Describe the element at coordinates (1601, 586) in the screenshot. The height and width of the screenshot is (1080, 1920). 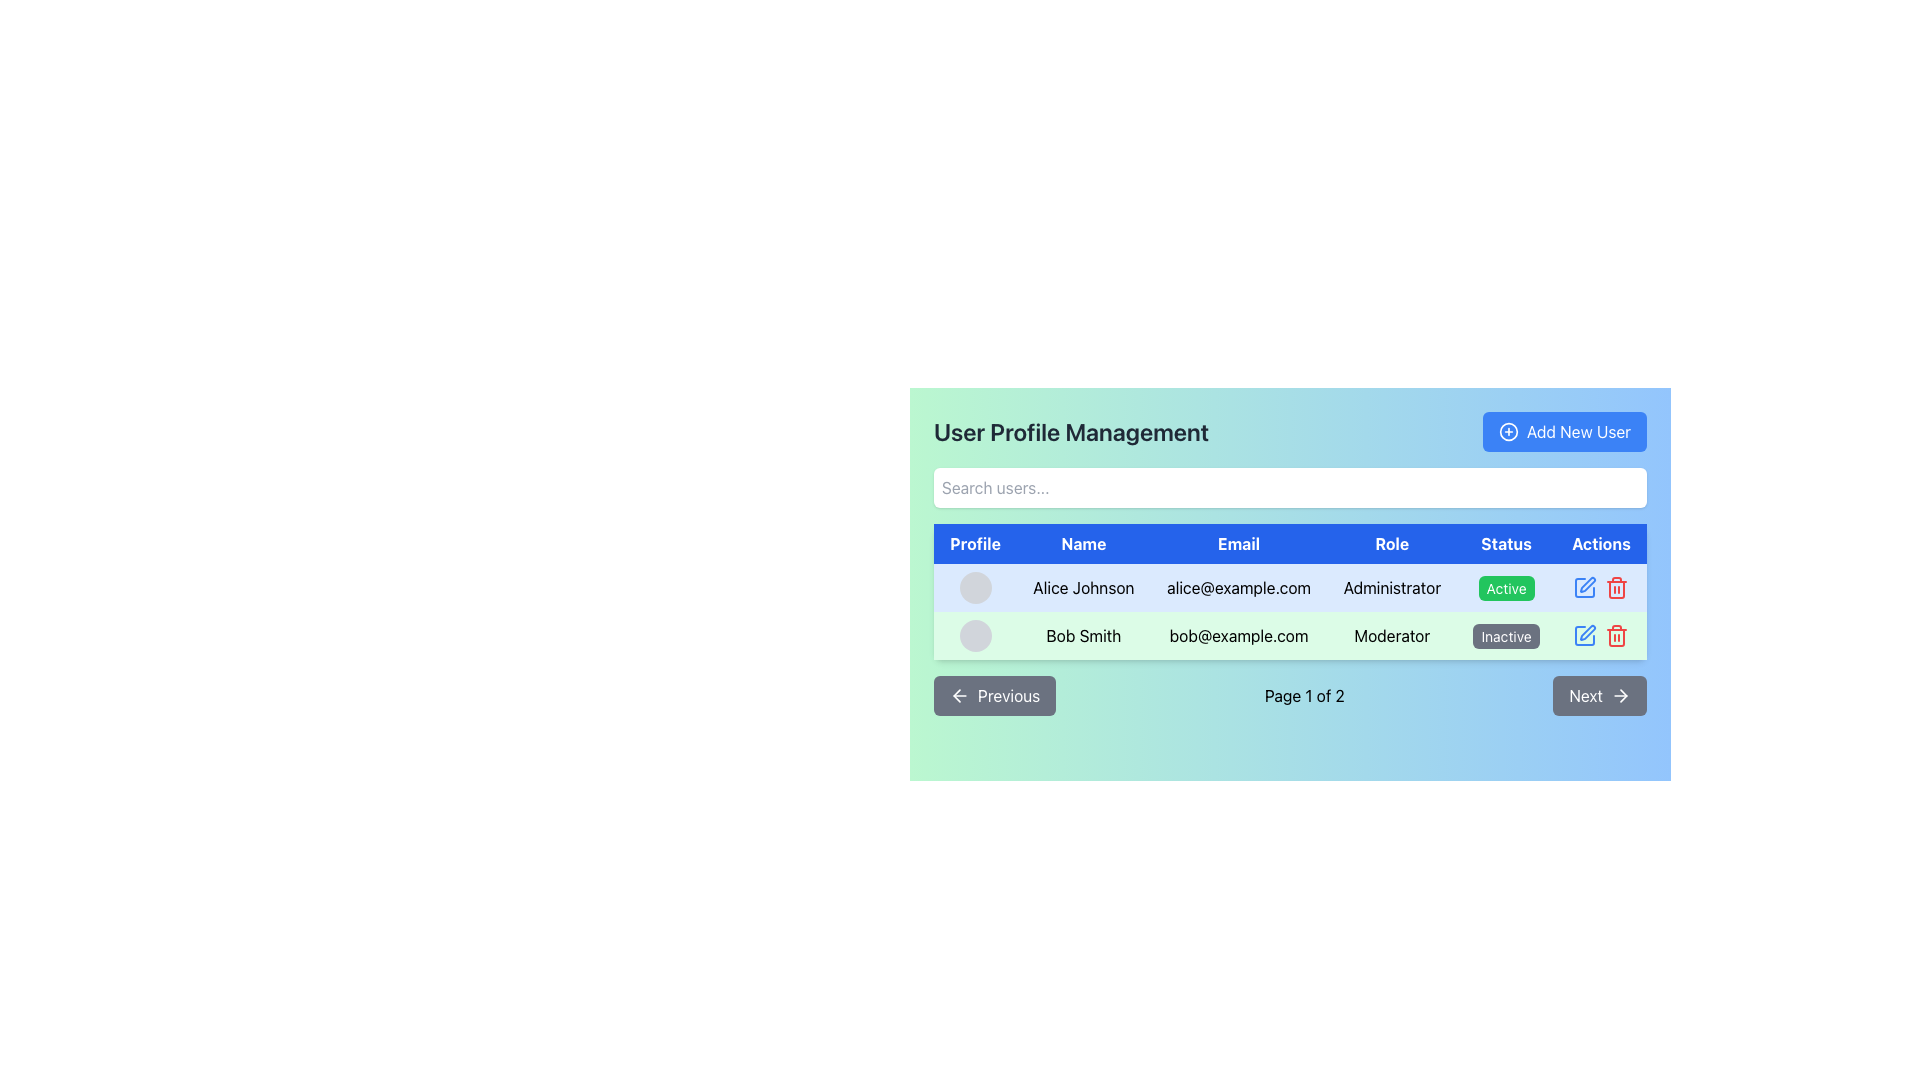
I see `the interactive buttons in the 'Actions' column for user 'Alice Johnson'` at that location.